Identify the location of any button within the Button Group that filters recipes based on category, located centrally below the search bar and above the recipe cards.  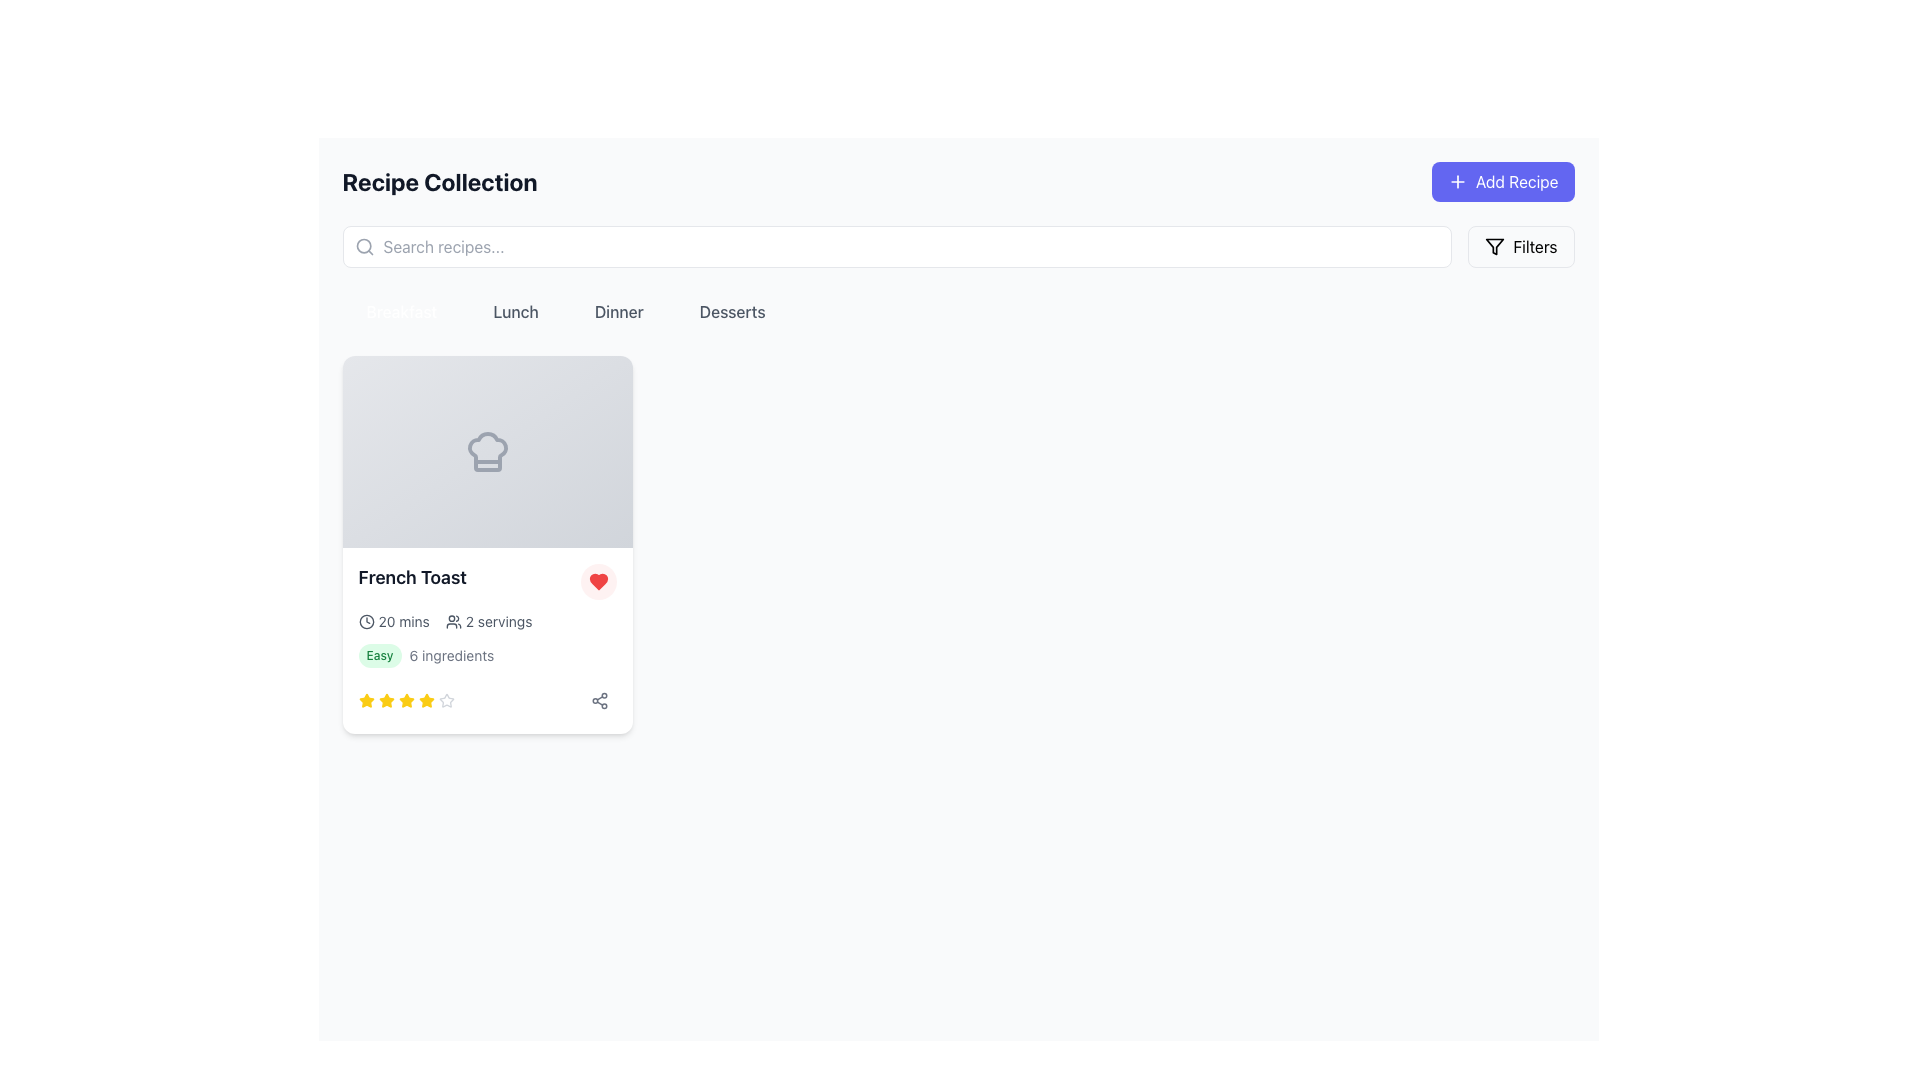
(957, 312).